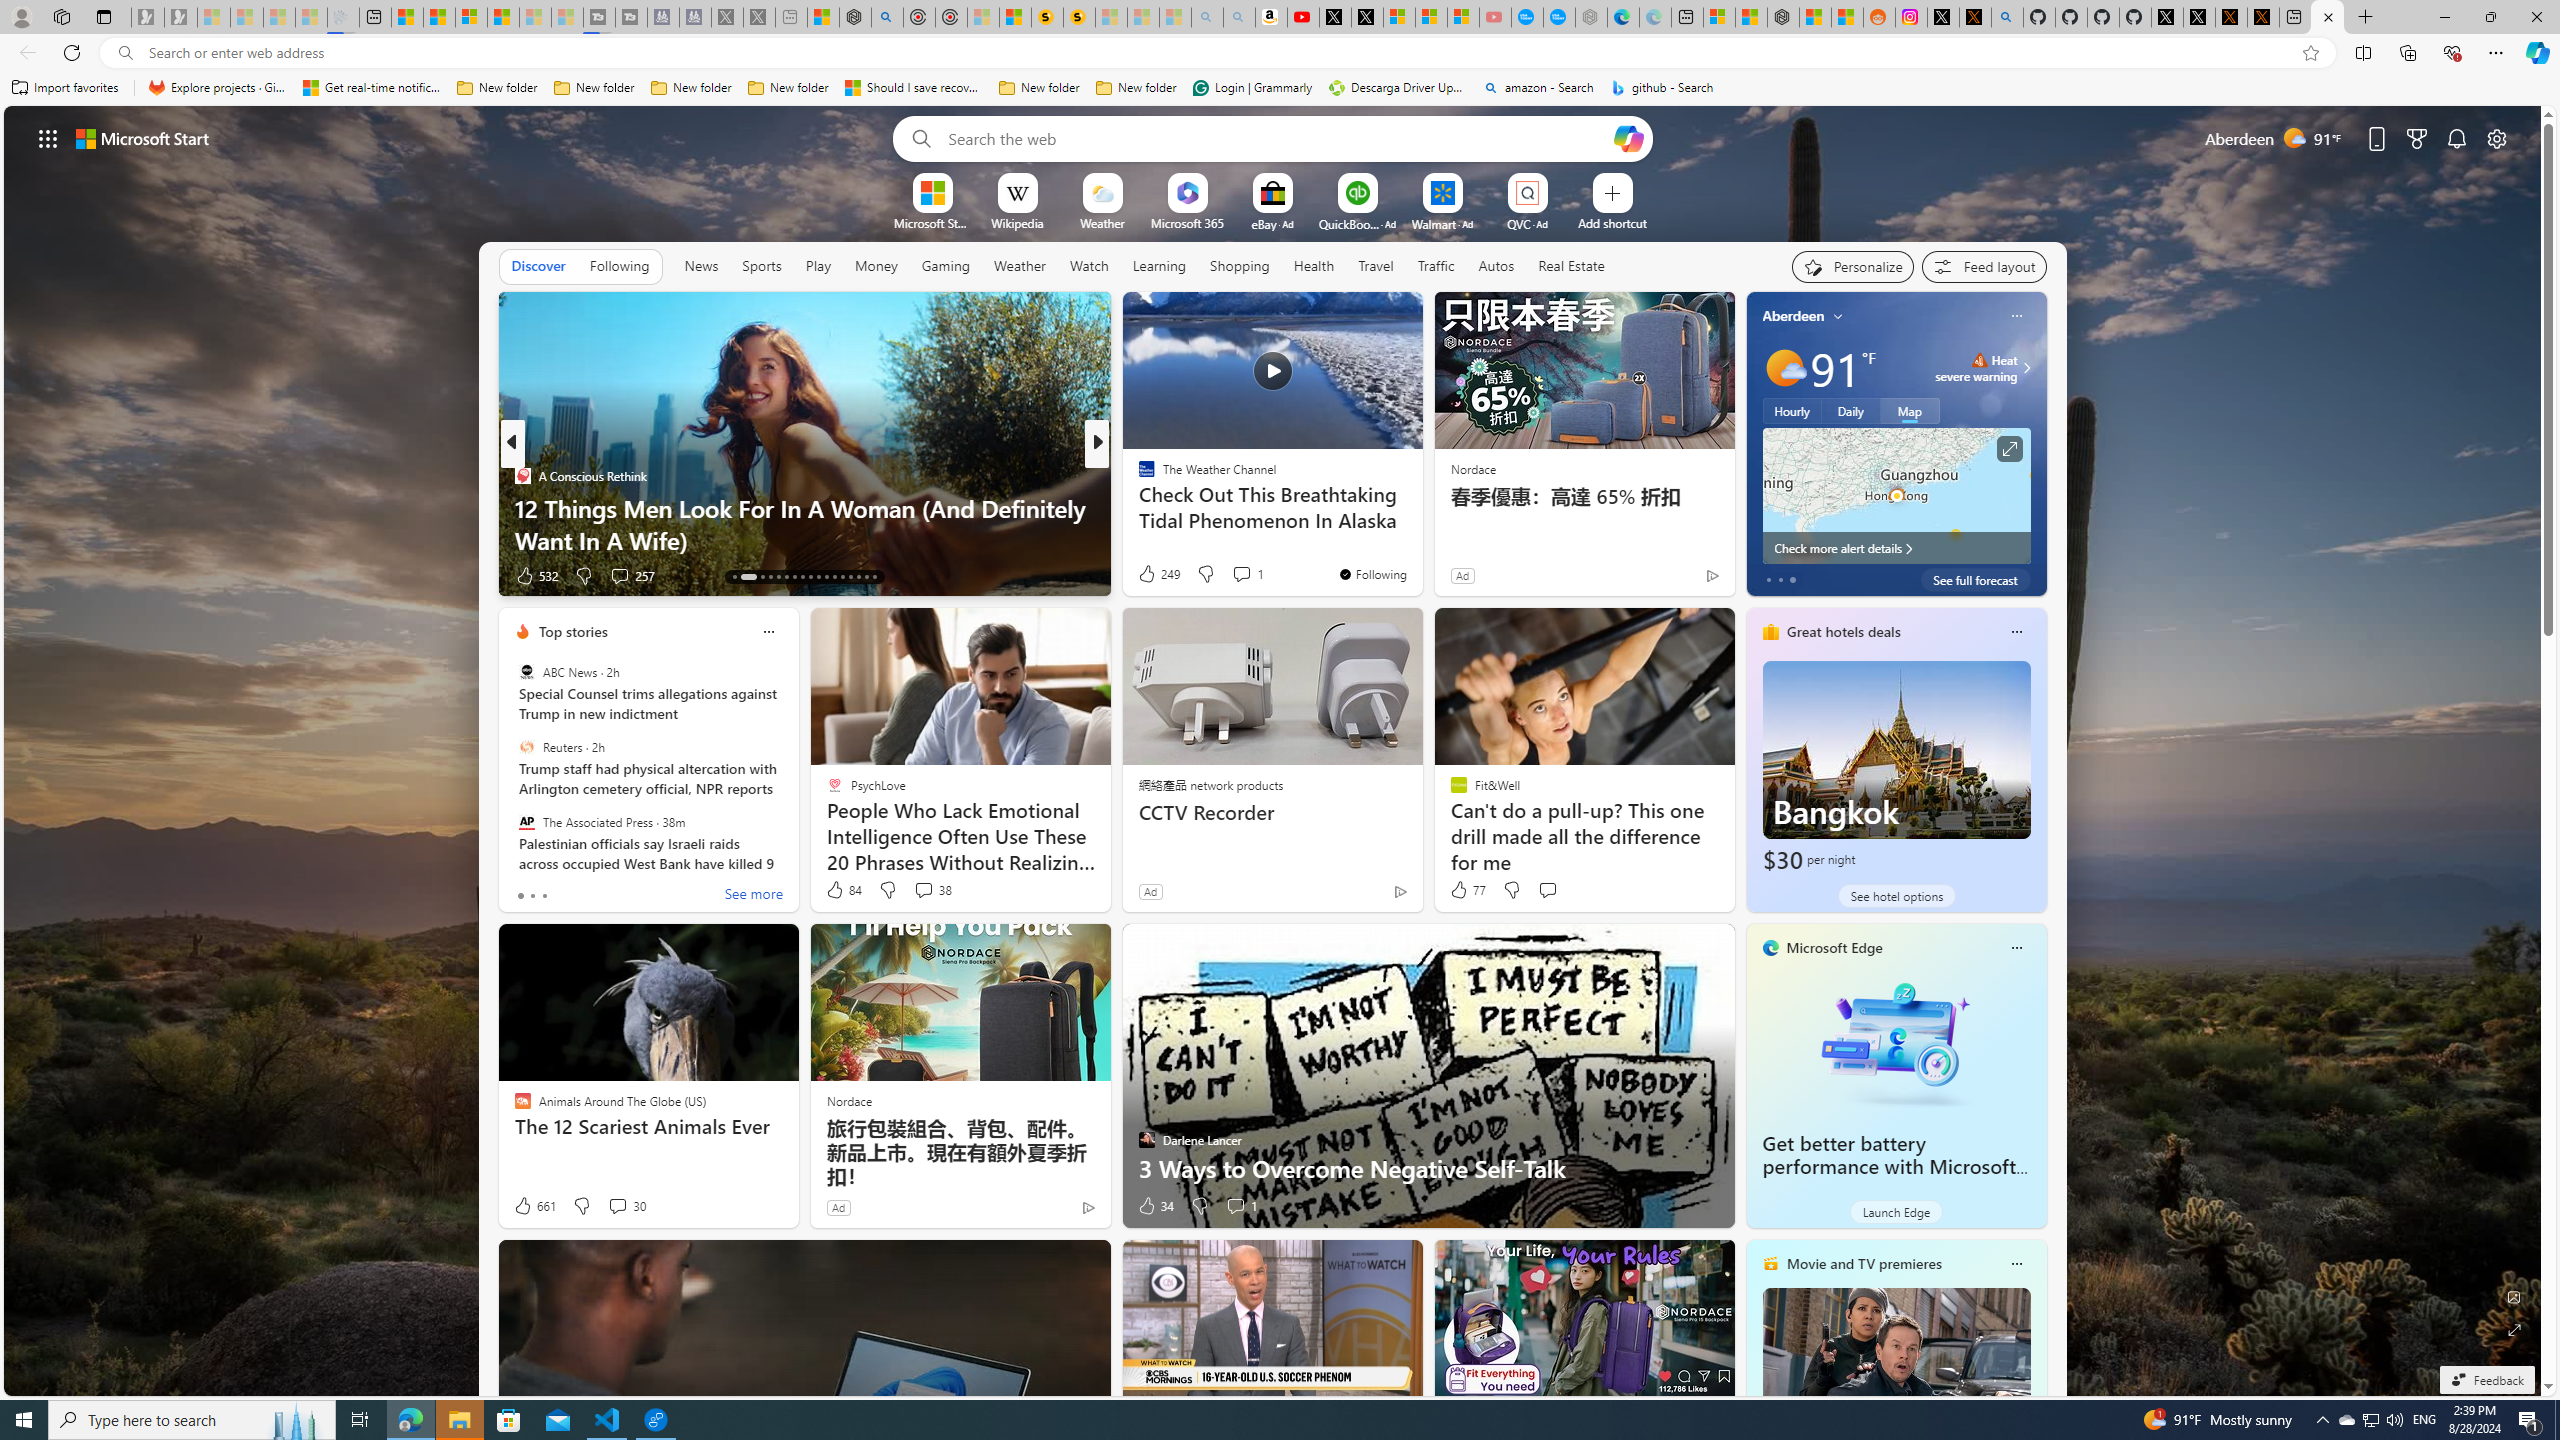  I want to click on 'Shopping', so click(1239, 264).